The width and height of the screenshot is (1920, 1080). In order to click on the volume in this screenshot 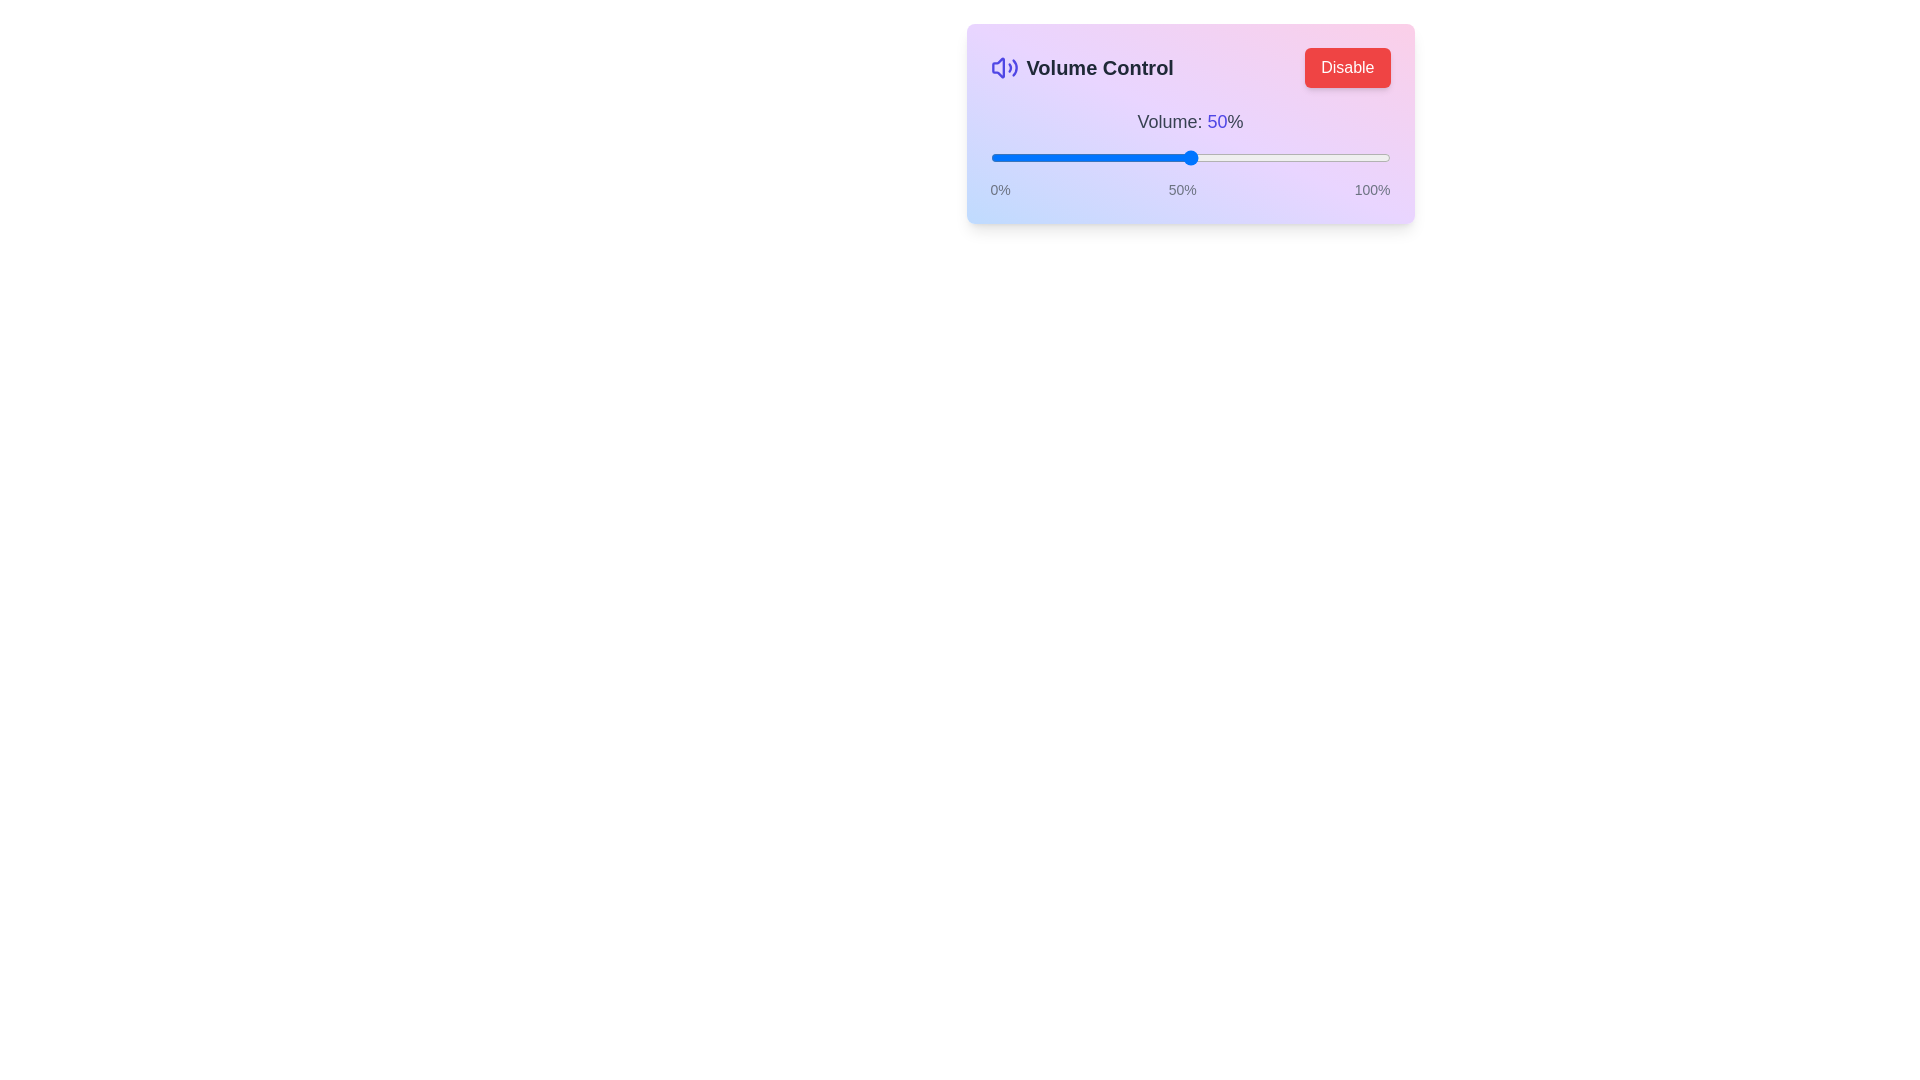, I will do `click(1077, 157)`.